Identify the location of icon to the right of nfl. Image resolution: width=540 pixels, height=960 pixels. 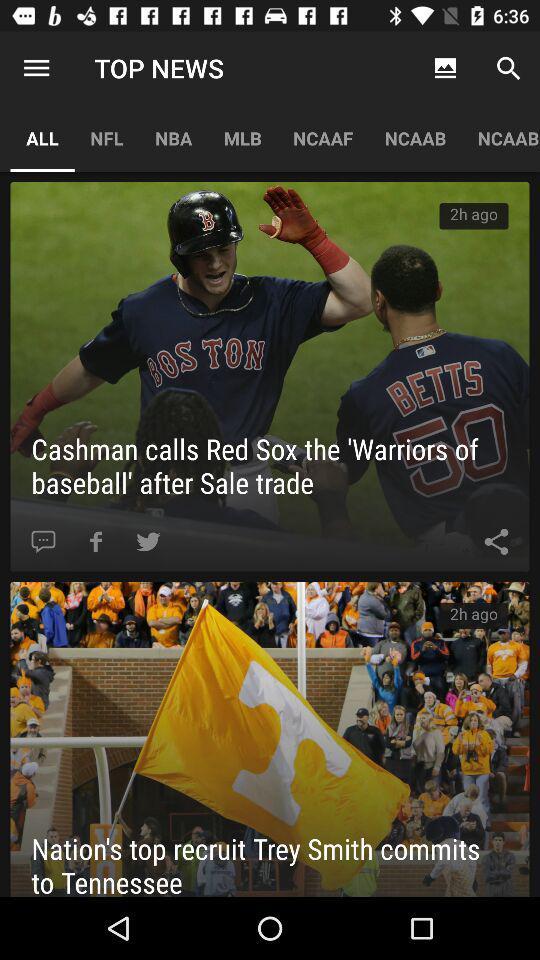
(173, 137).